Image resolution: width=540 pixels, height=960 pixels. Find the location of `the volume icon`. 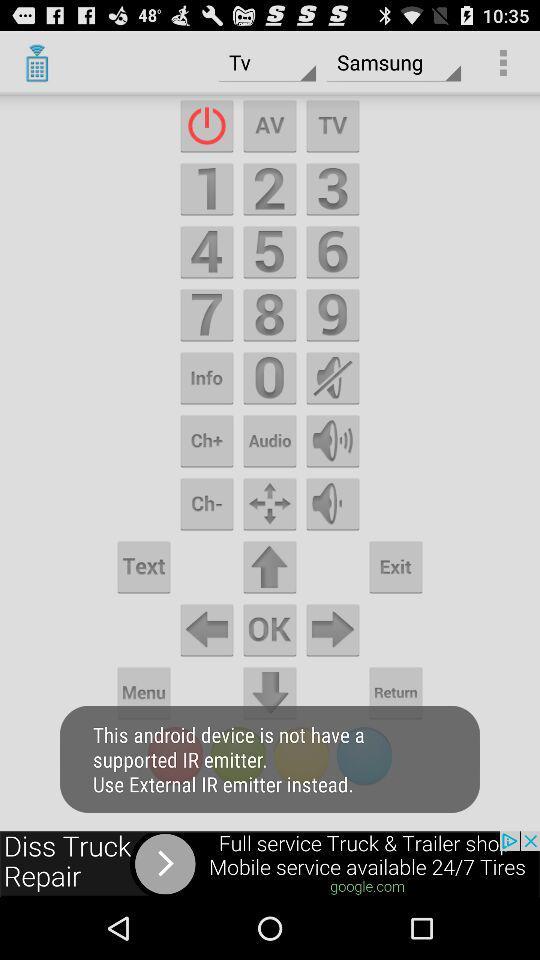

the volume icon is located at coordinates (333, 403).